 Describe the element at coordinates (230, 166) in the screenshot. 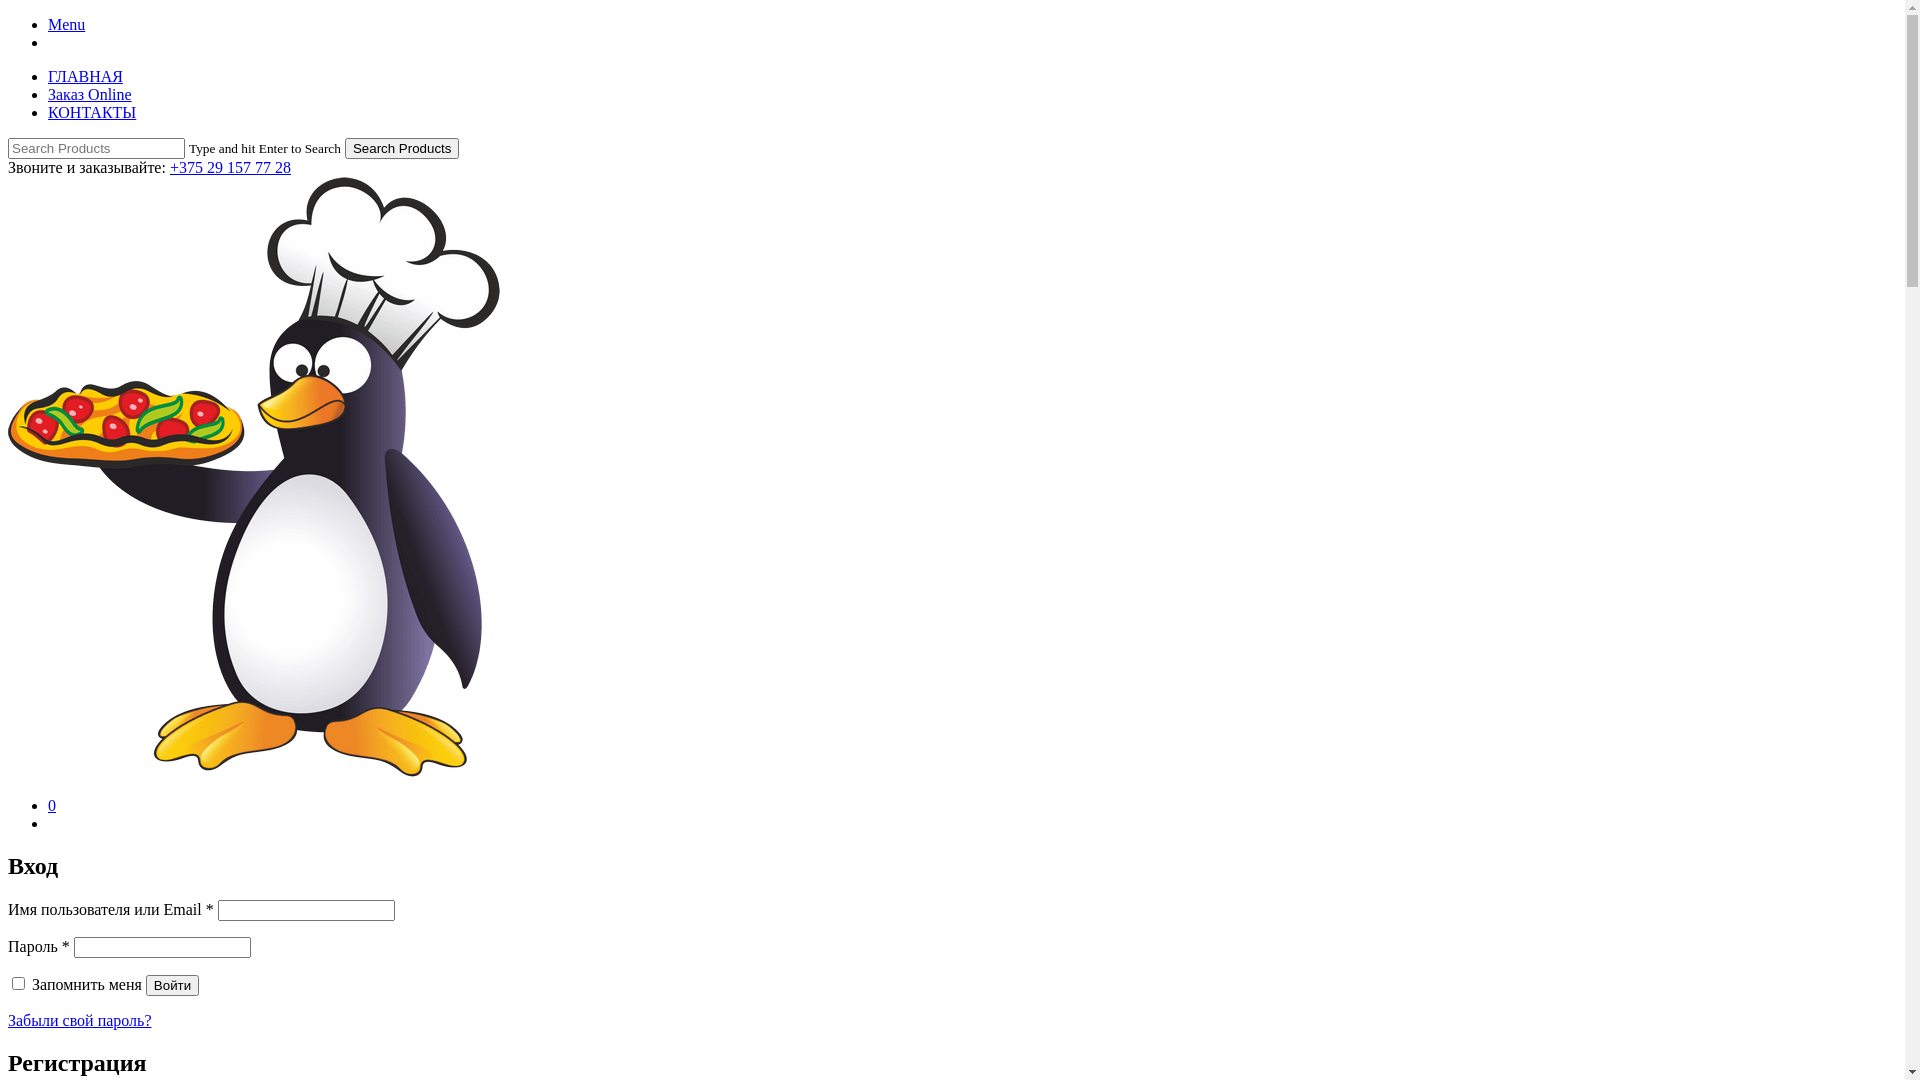

I see `'+375 29 157 77 28'` at that location.